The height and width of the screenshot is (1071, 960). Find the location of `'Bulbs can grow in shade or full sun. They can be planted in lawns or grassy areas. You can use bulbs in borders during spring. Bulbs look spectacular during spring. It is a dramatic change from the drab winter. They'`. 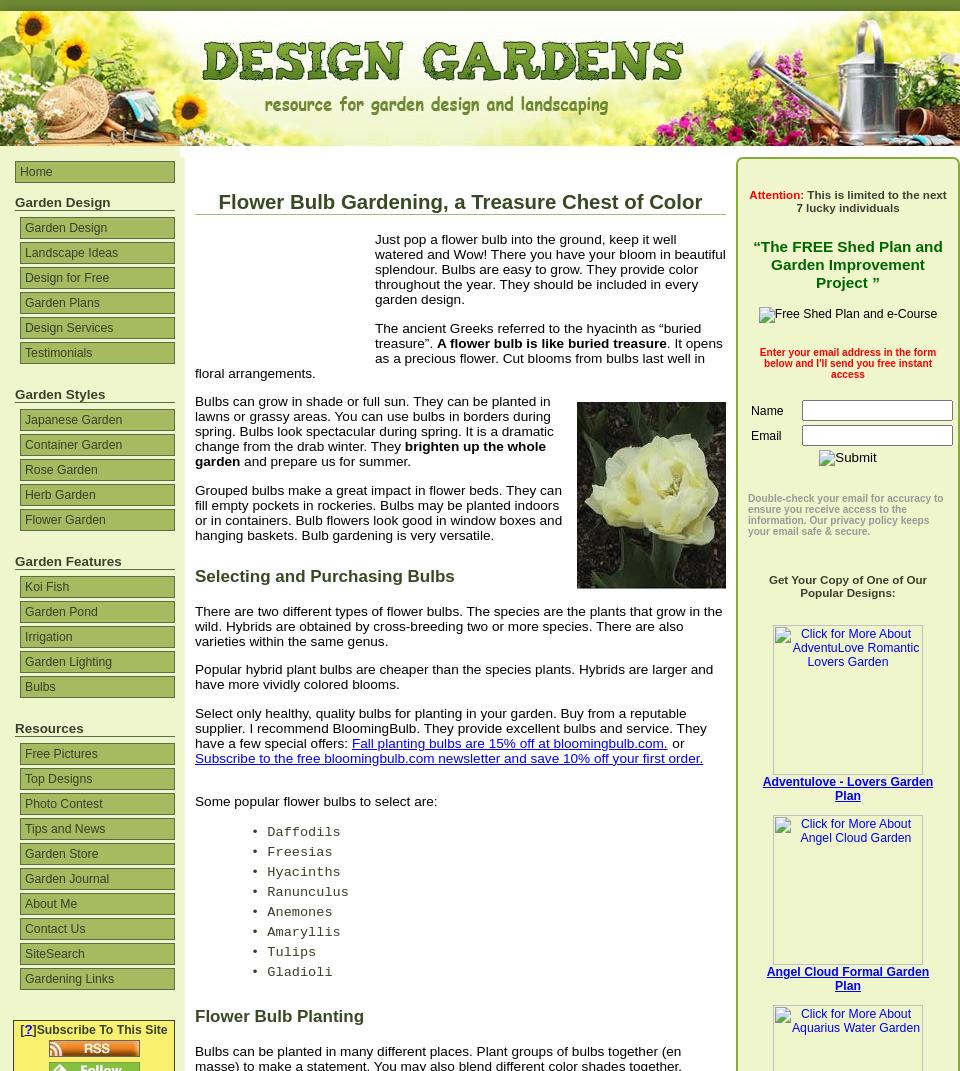

'Bulbs can grow in shade or full sun. They can be planted in lawns or grassy areas. You can use bulbs in borders during spring. Bulbs look spectacular during spring. It is a dramatic change from the drab winter. They' is located at coordinates (194, 424).